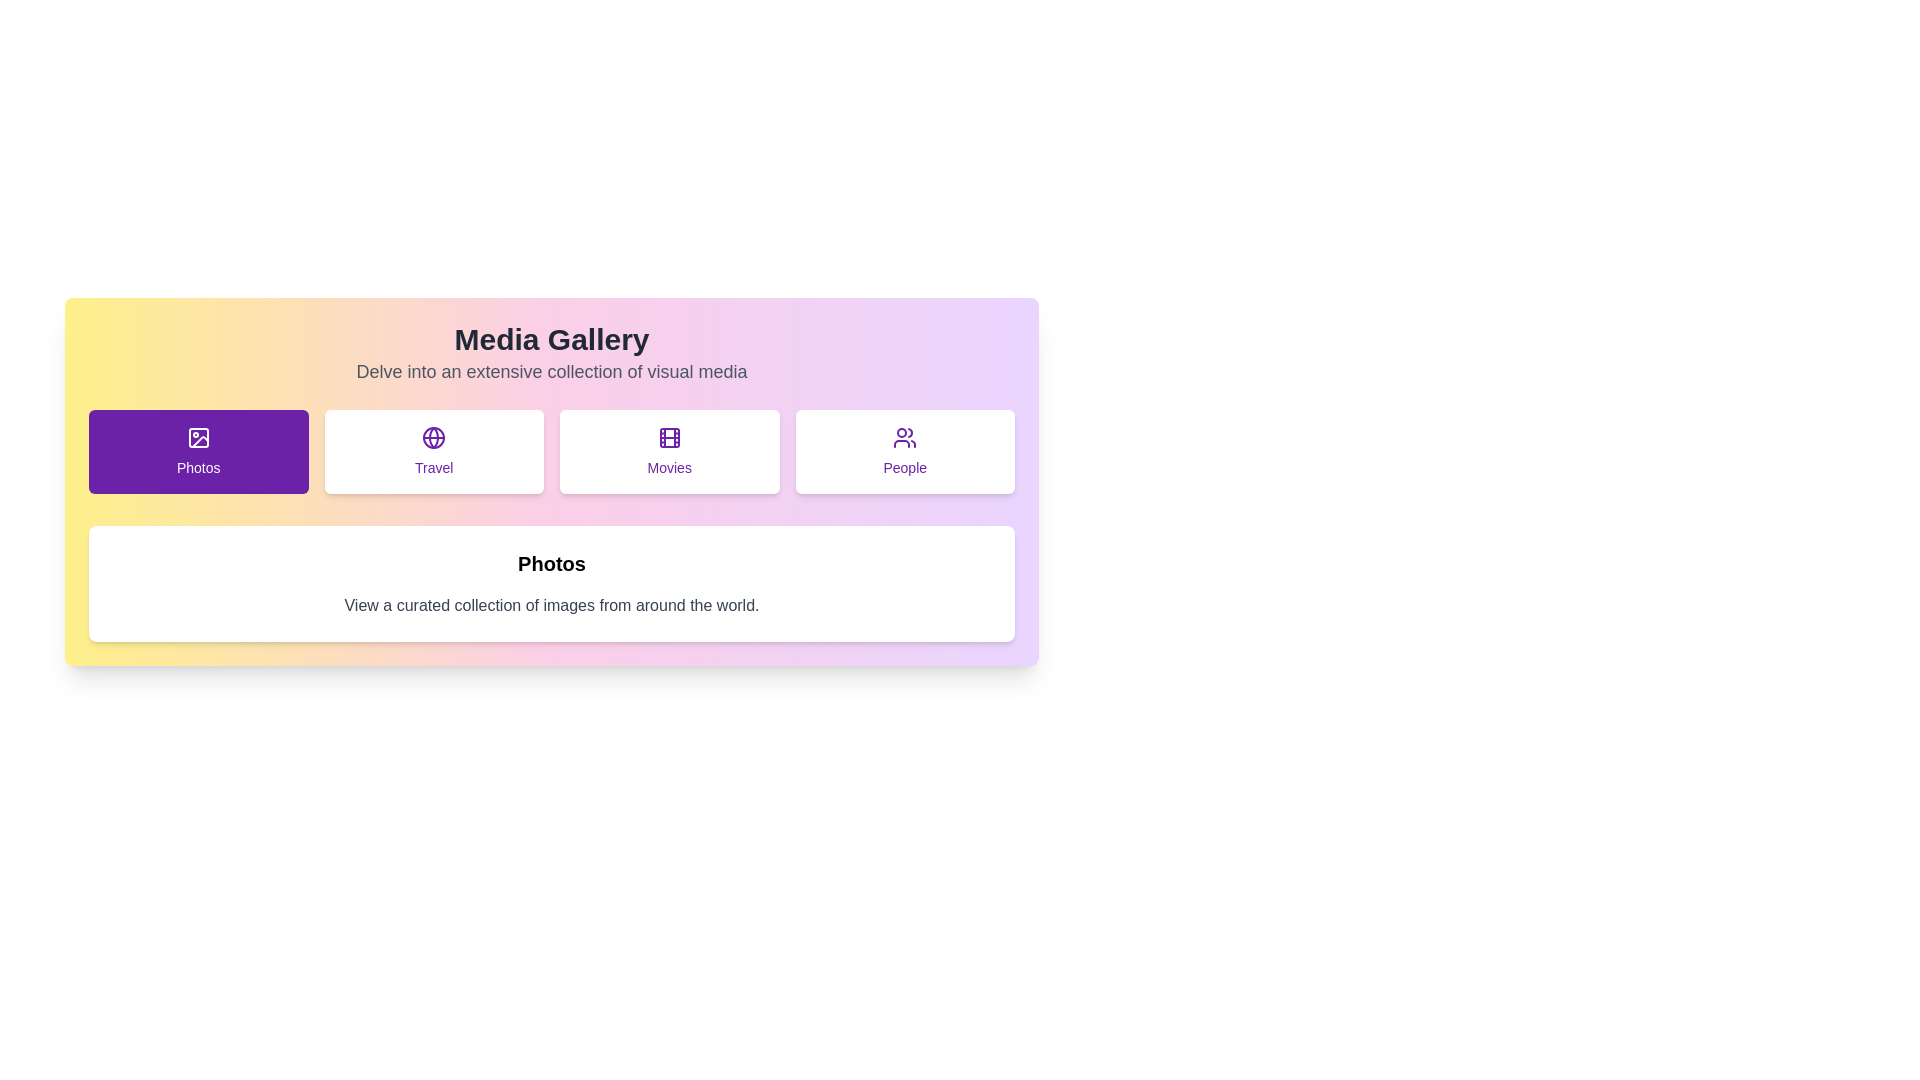 This screenshot has width=1920, height=1080. What do you see at coordinates (198, 451) in the screenshot?
I see `the tab labeled Photos` at bounding box center [198, 451].